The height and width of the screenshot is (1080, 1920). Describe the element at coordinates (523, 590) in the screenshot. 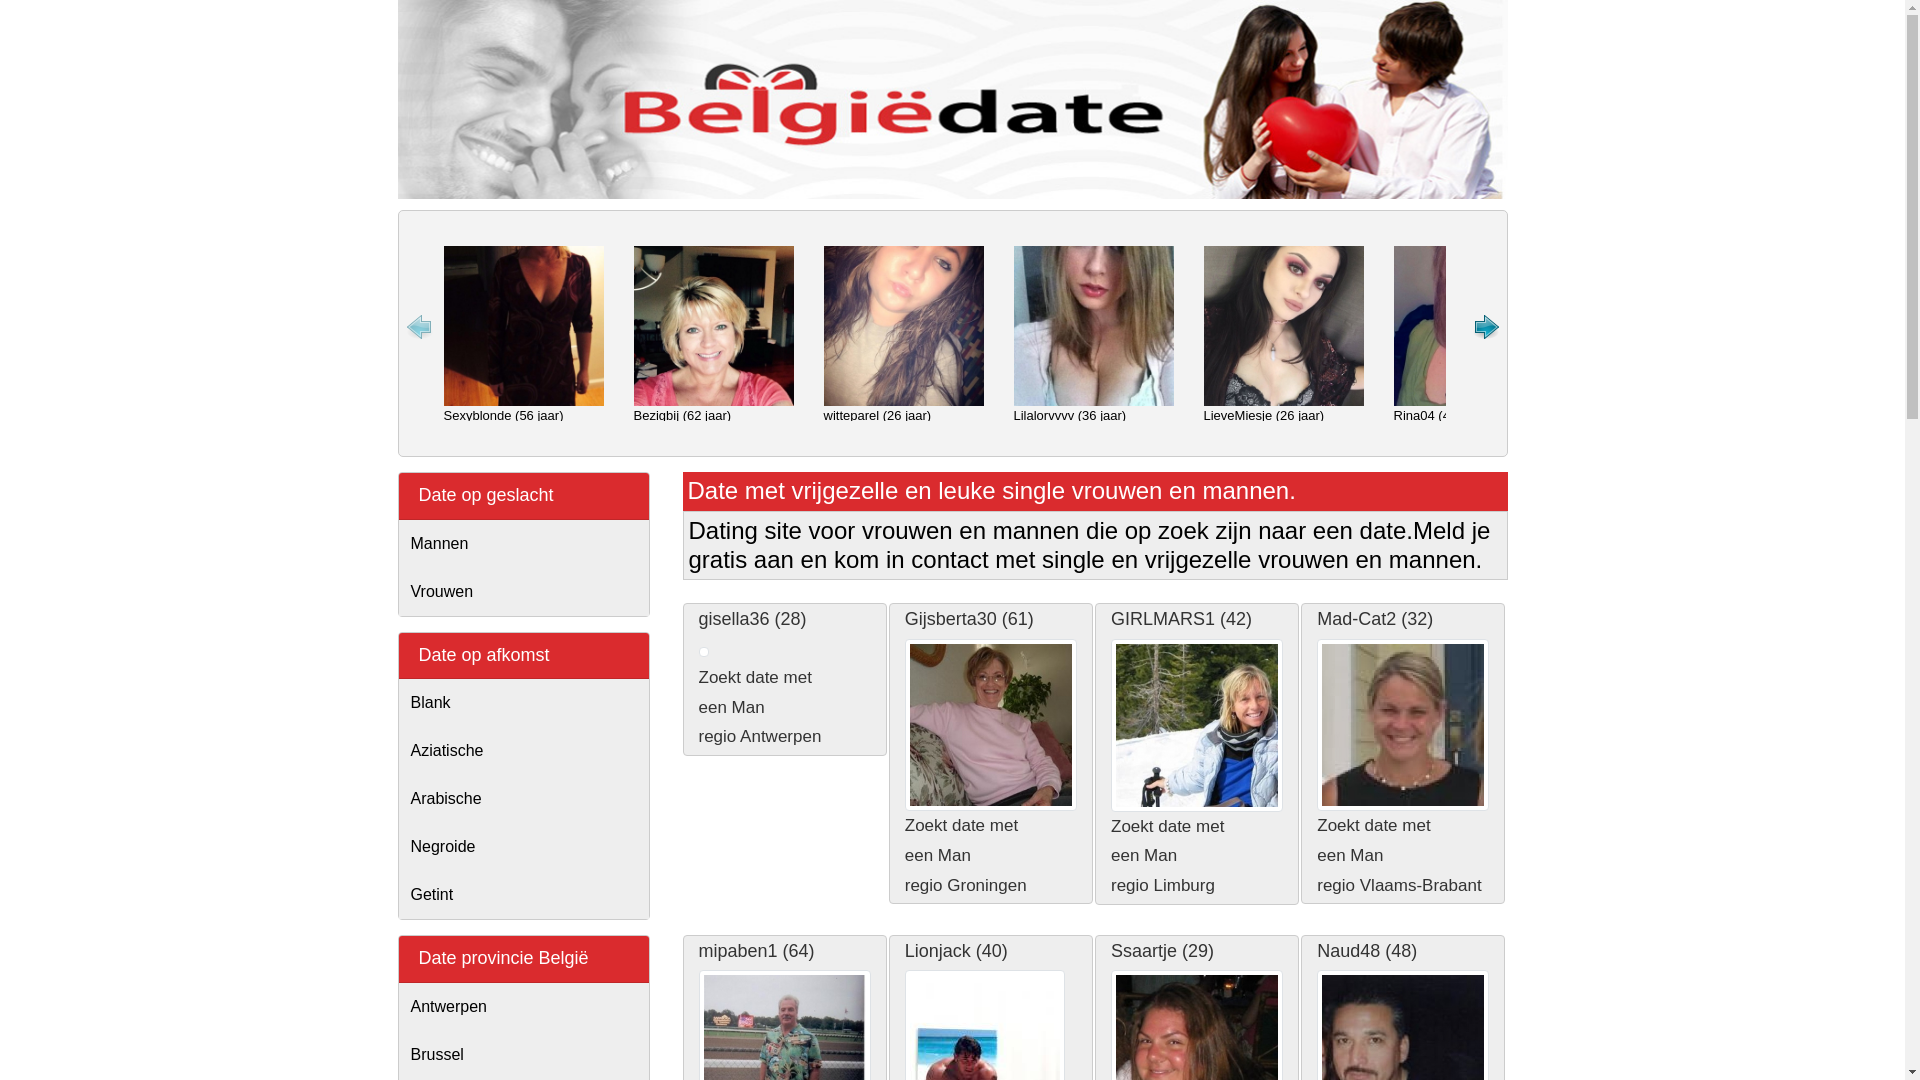

I see `'Vrouwen'` at that location.